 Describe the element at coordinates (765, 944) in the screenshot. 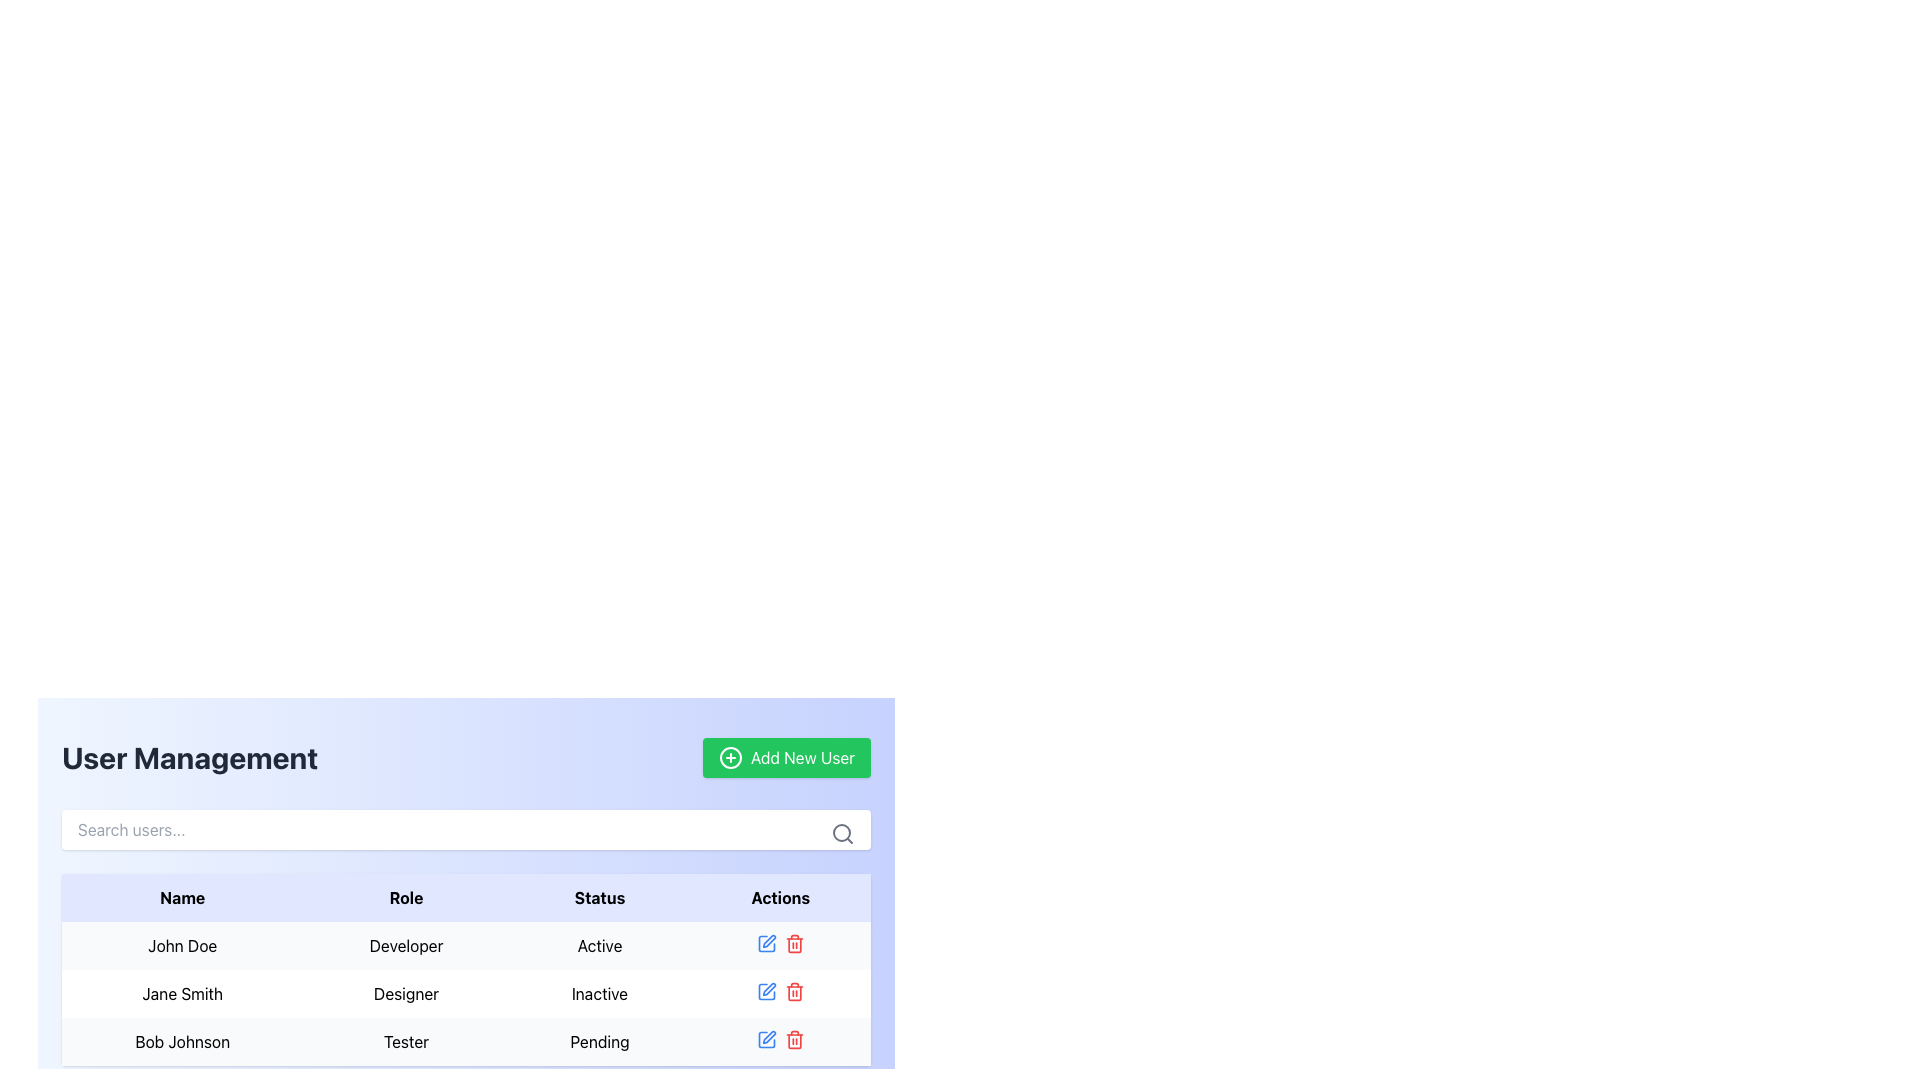

I see `the first icon button in the 'Actions' column of the first user entry in the table` at that location.